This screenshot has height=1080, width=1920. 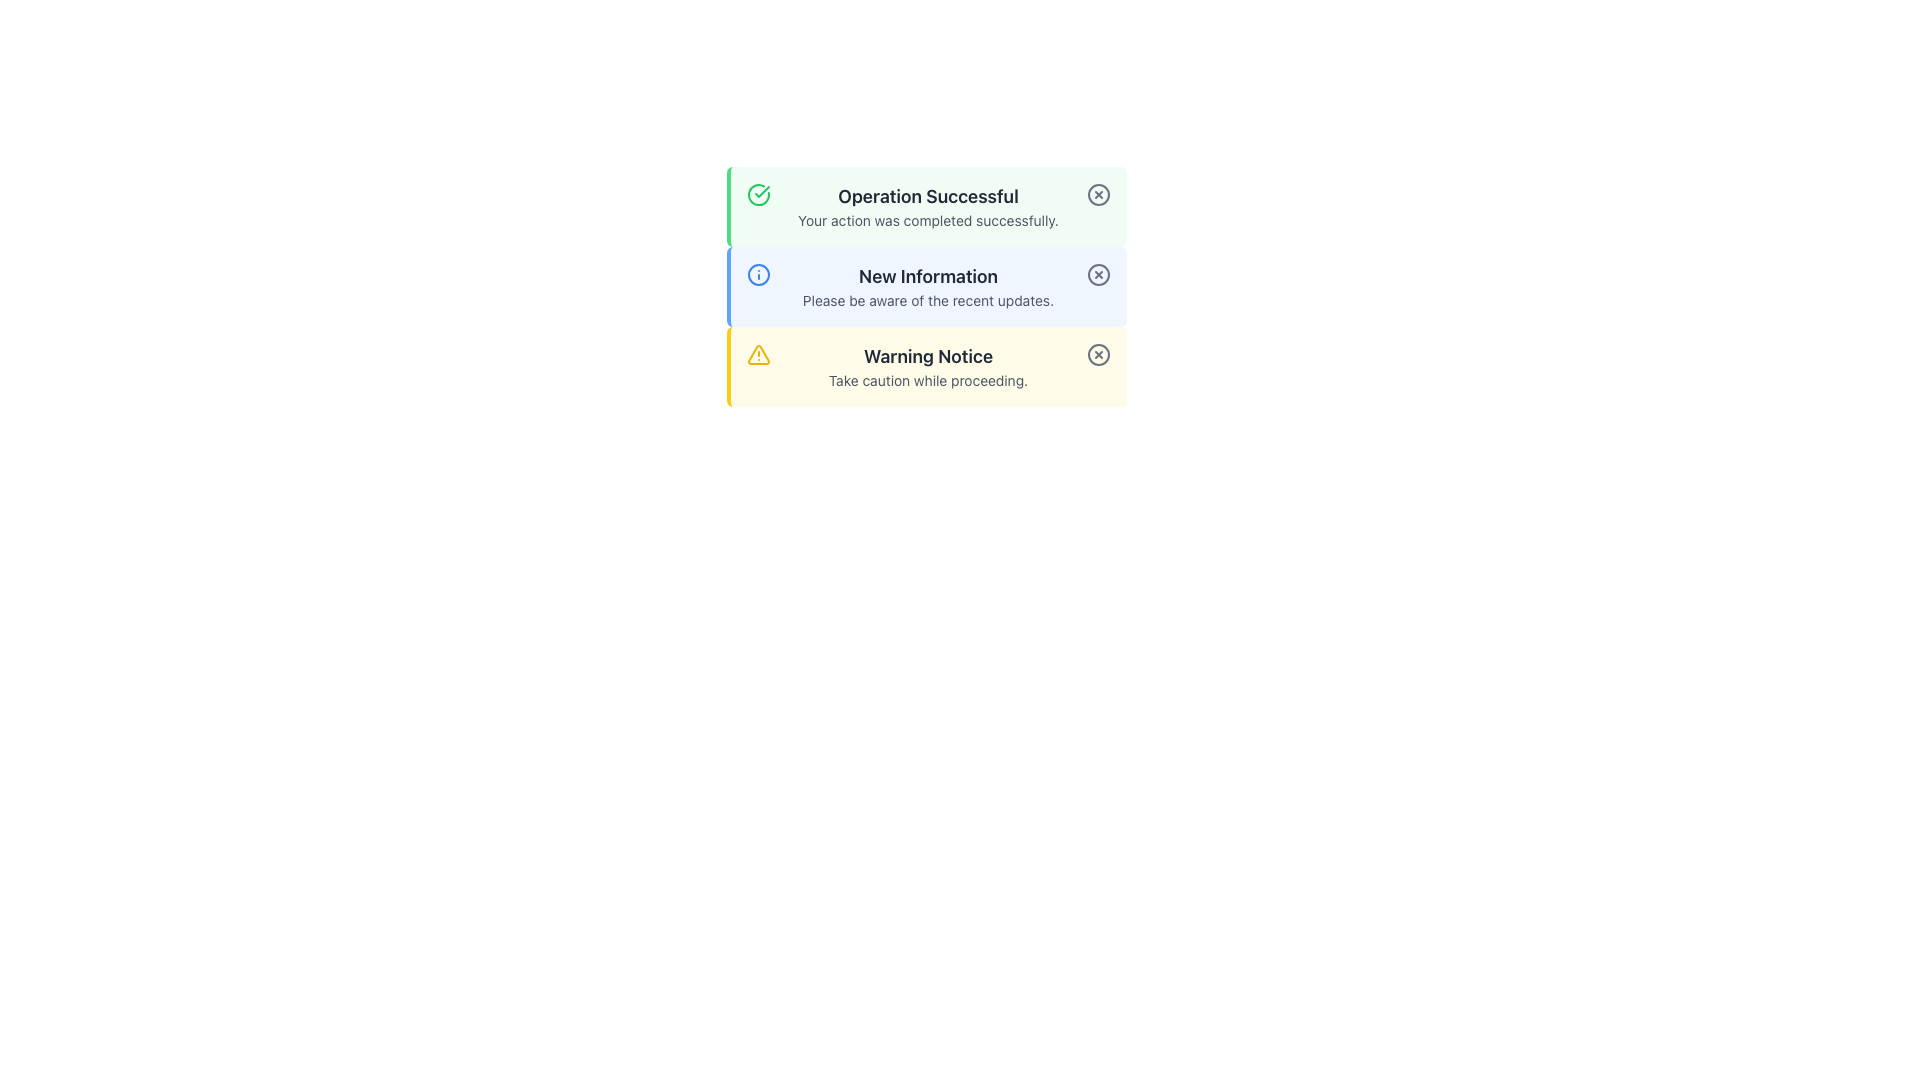 What do you see at coordinates (927, 196) in the screenshot?
I see `text label that serves as the title of the notification message, positioned at the top of the notification box and horizontally centered` at bounding box center [927, 196].